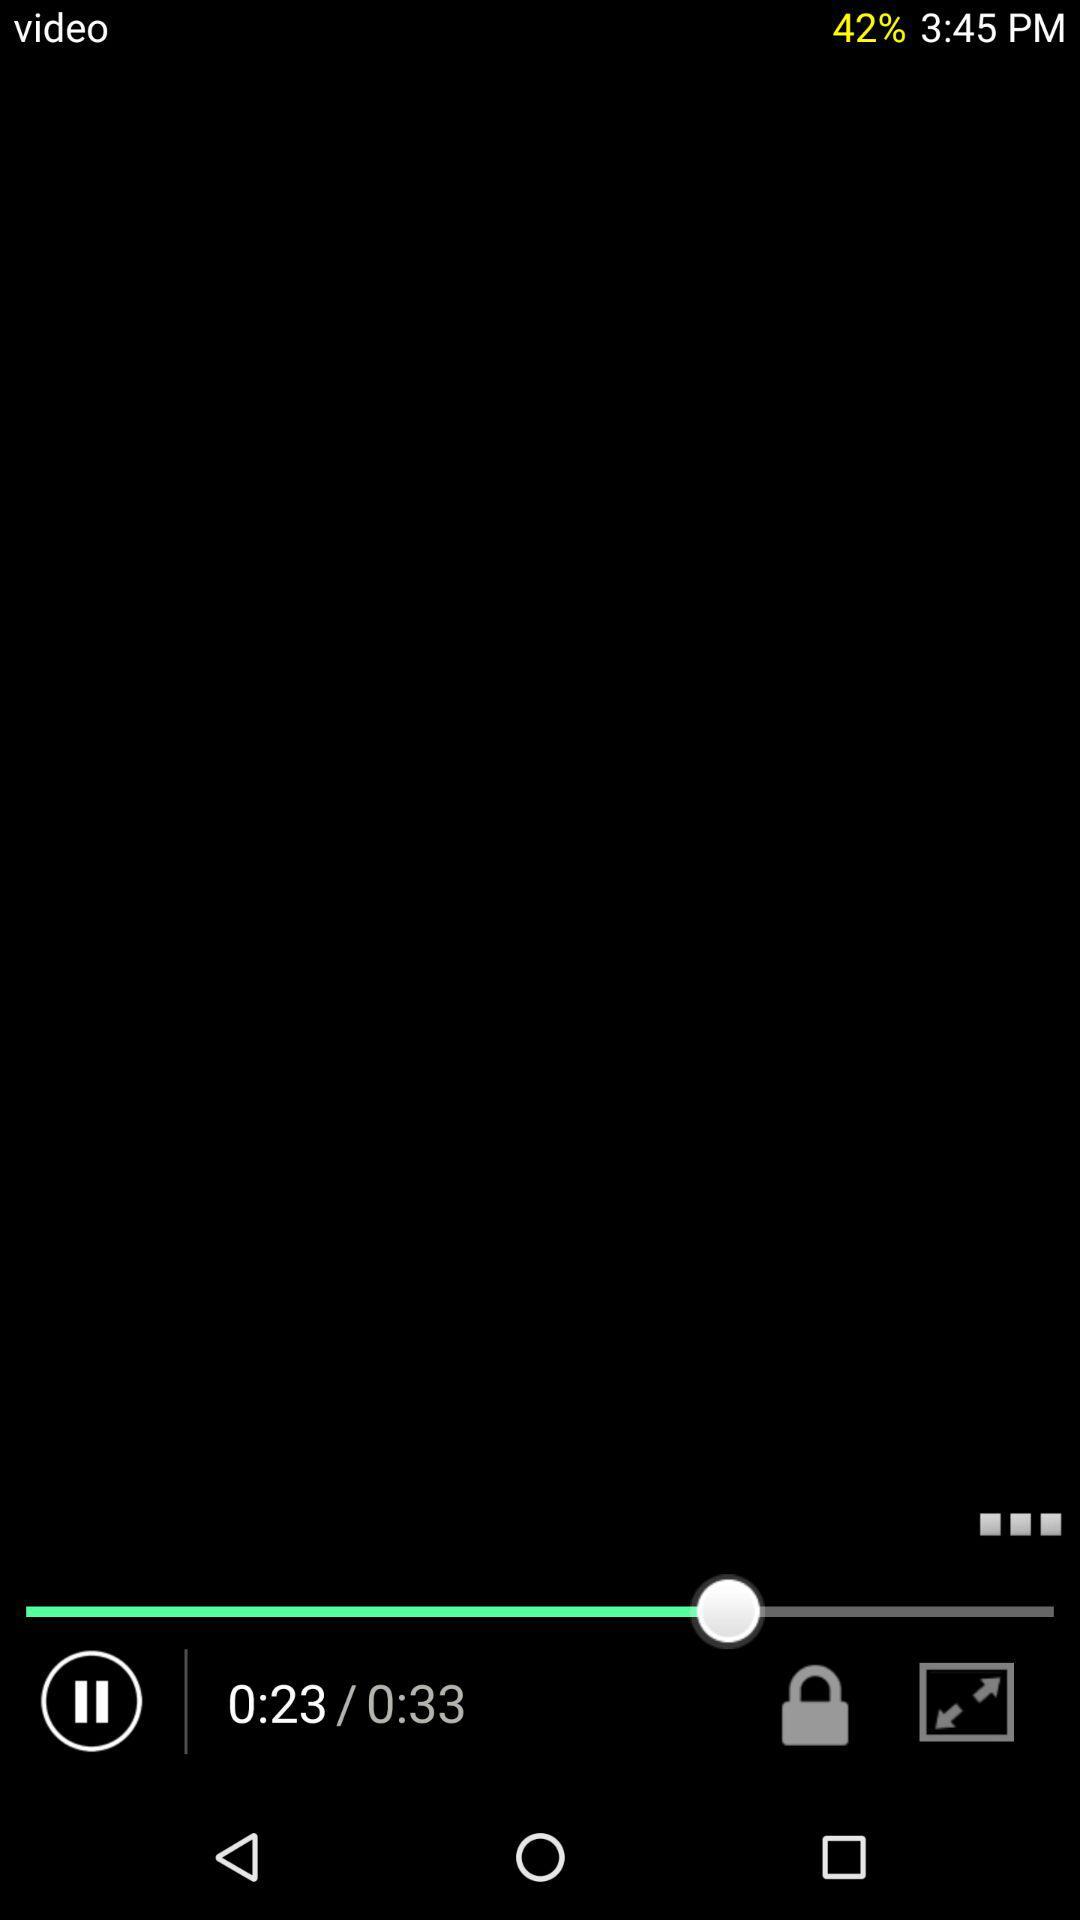  Describe the element at coordinates (1020, 1631) in the screenshot. I see `the more icon` at that location.